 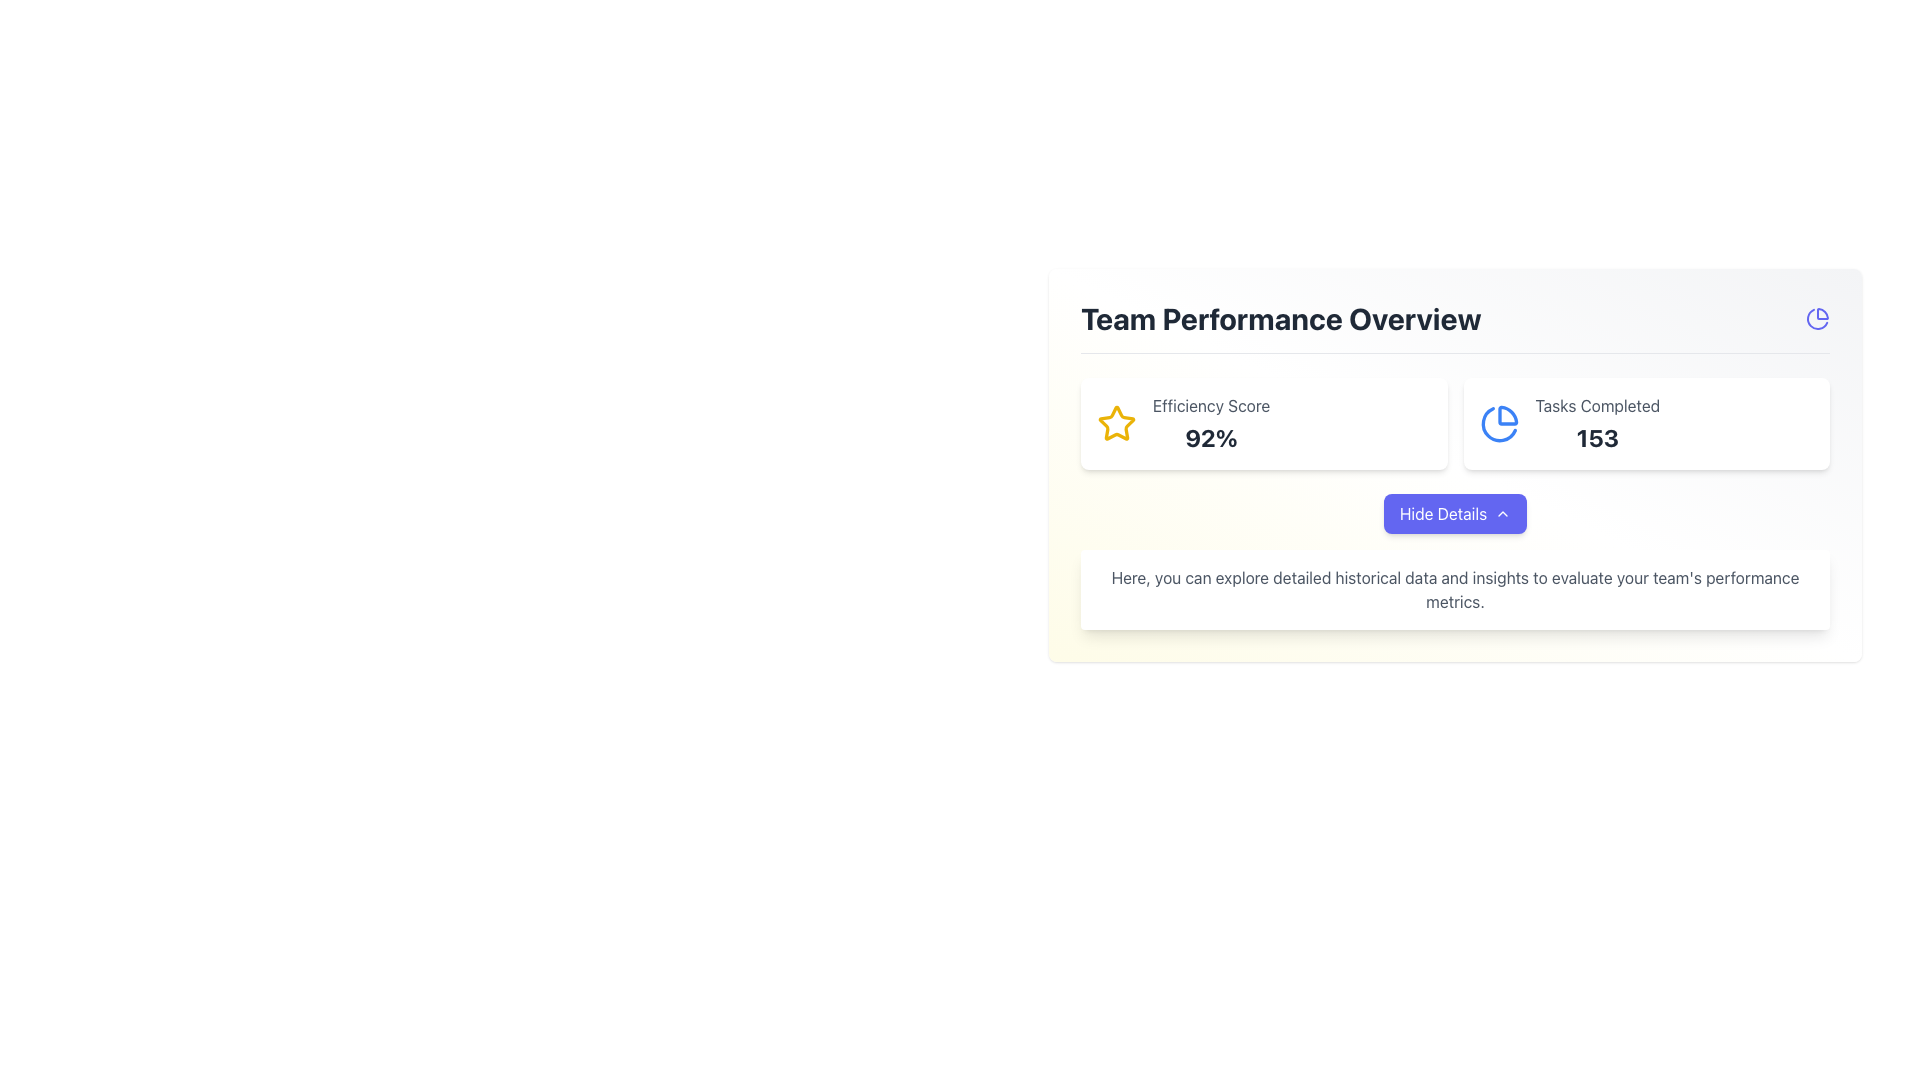 What do you see at coordinates (1503, 512) in the screenshot?
I see `the chevron icon located inside the 'Hide Details' button to trigger visual feedback` at bounding box center [1503, 512].